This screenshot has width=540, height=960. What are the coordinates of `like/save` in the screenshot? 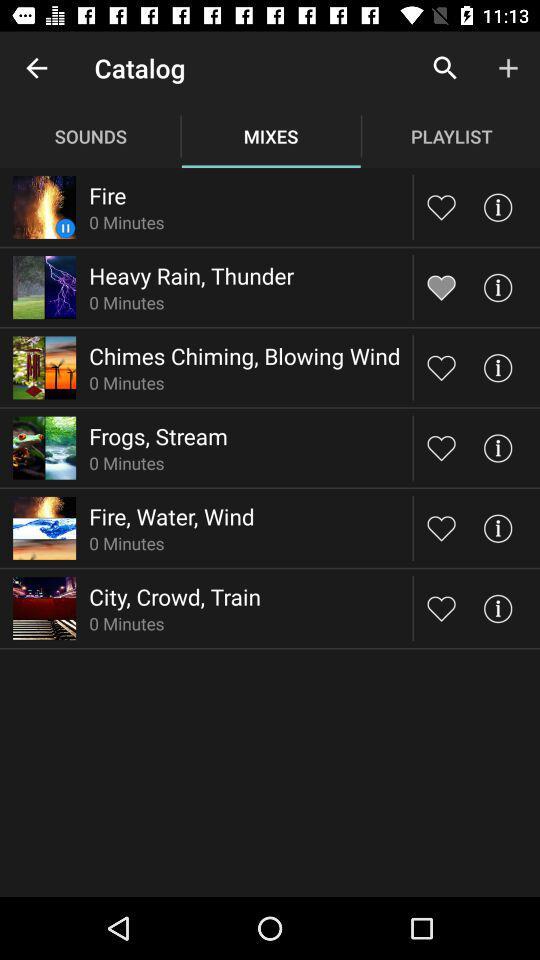 It's located at (441, 207).